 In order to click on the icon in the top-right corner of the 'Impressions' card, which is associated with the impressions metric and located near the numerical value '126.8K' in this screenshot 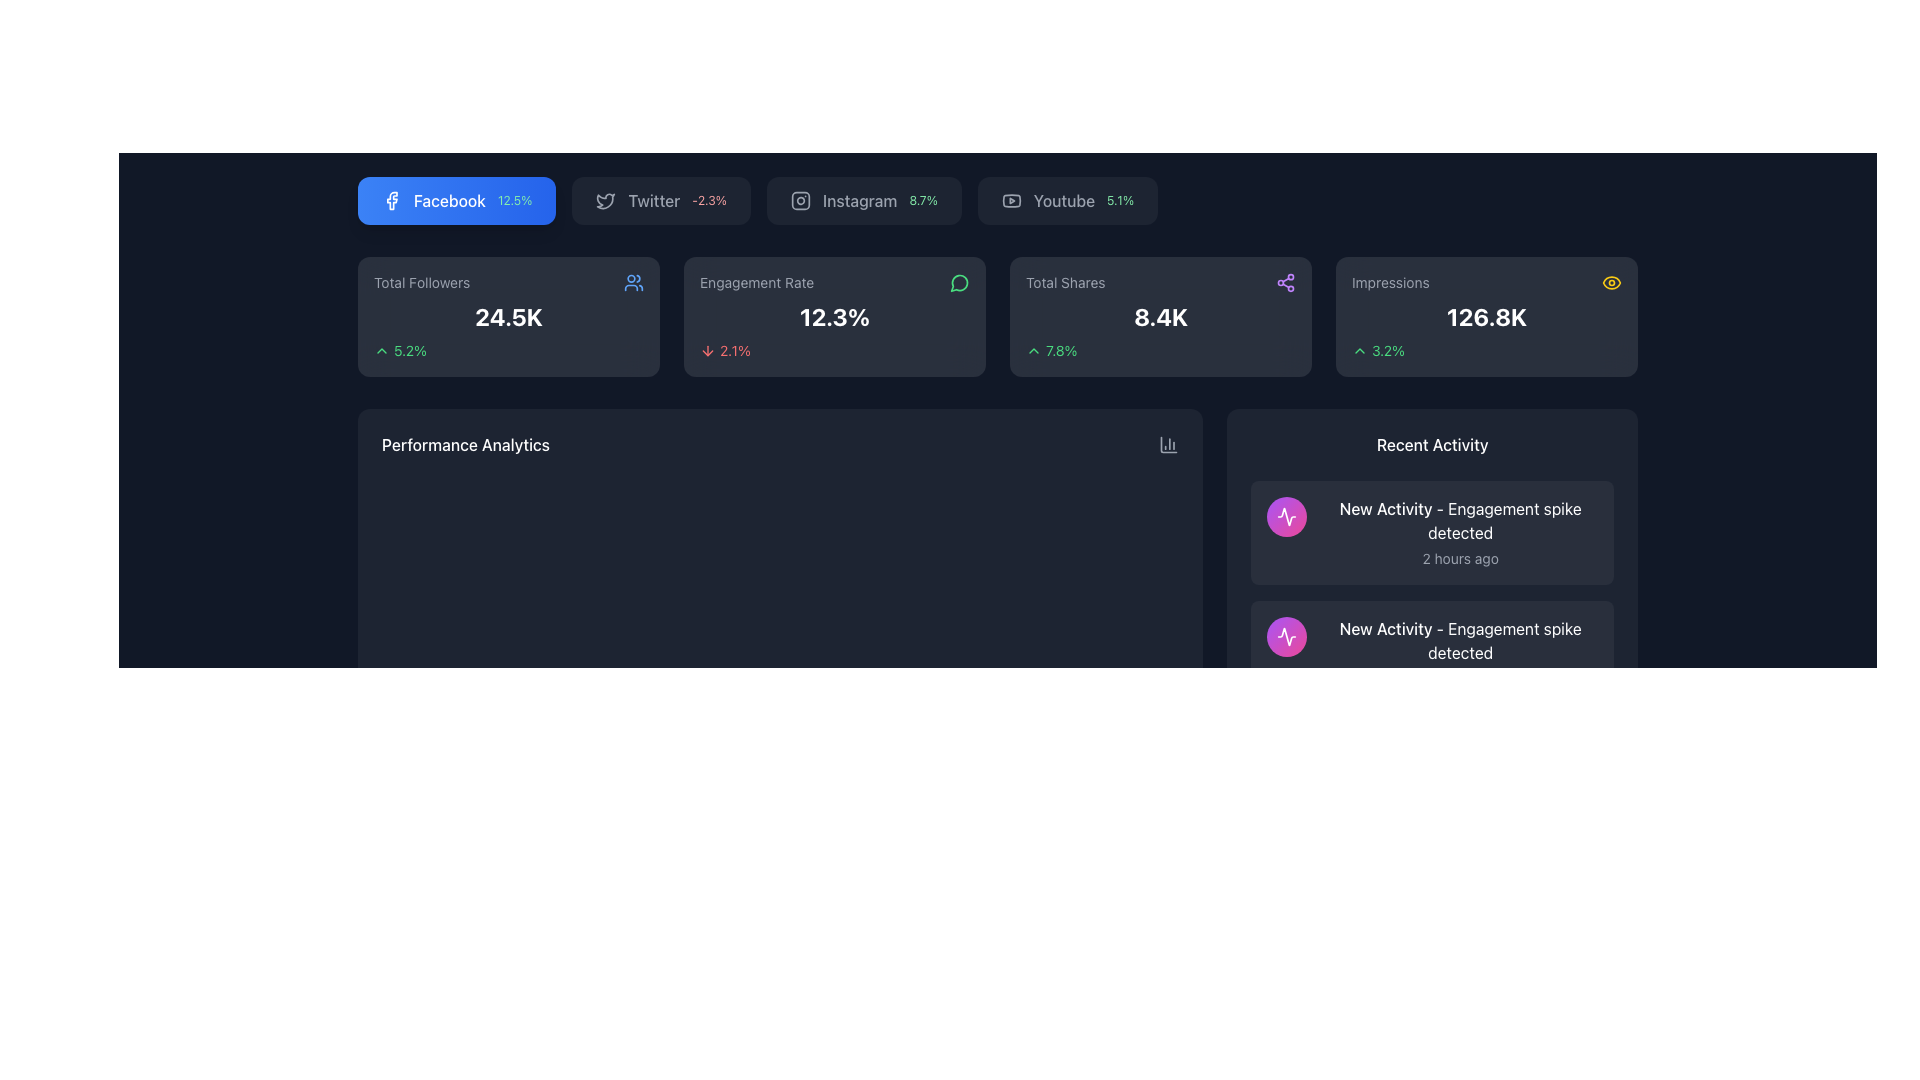, I will do `click(1612, 282)`.